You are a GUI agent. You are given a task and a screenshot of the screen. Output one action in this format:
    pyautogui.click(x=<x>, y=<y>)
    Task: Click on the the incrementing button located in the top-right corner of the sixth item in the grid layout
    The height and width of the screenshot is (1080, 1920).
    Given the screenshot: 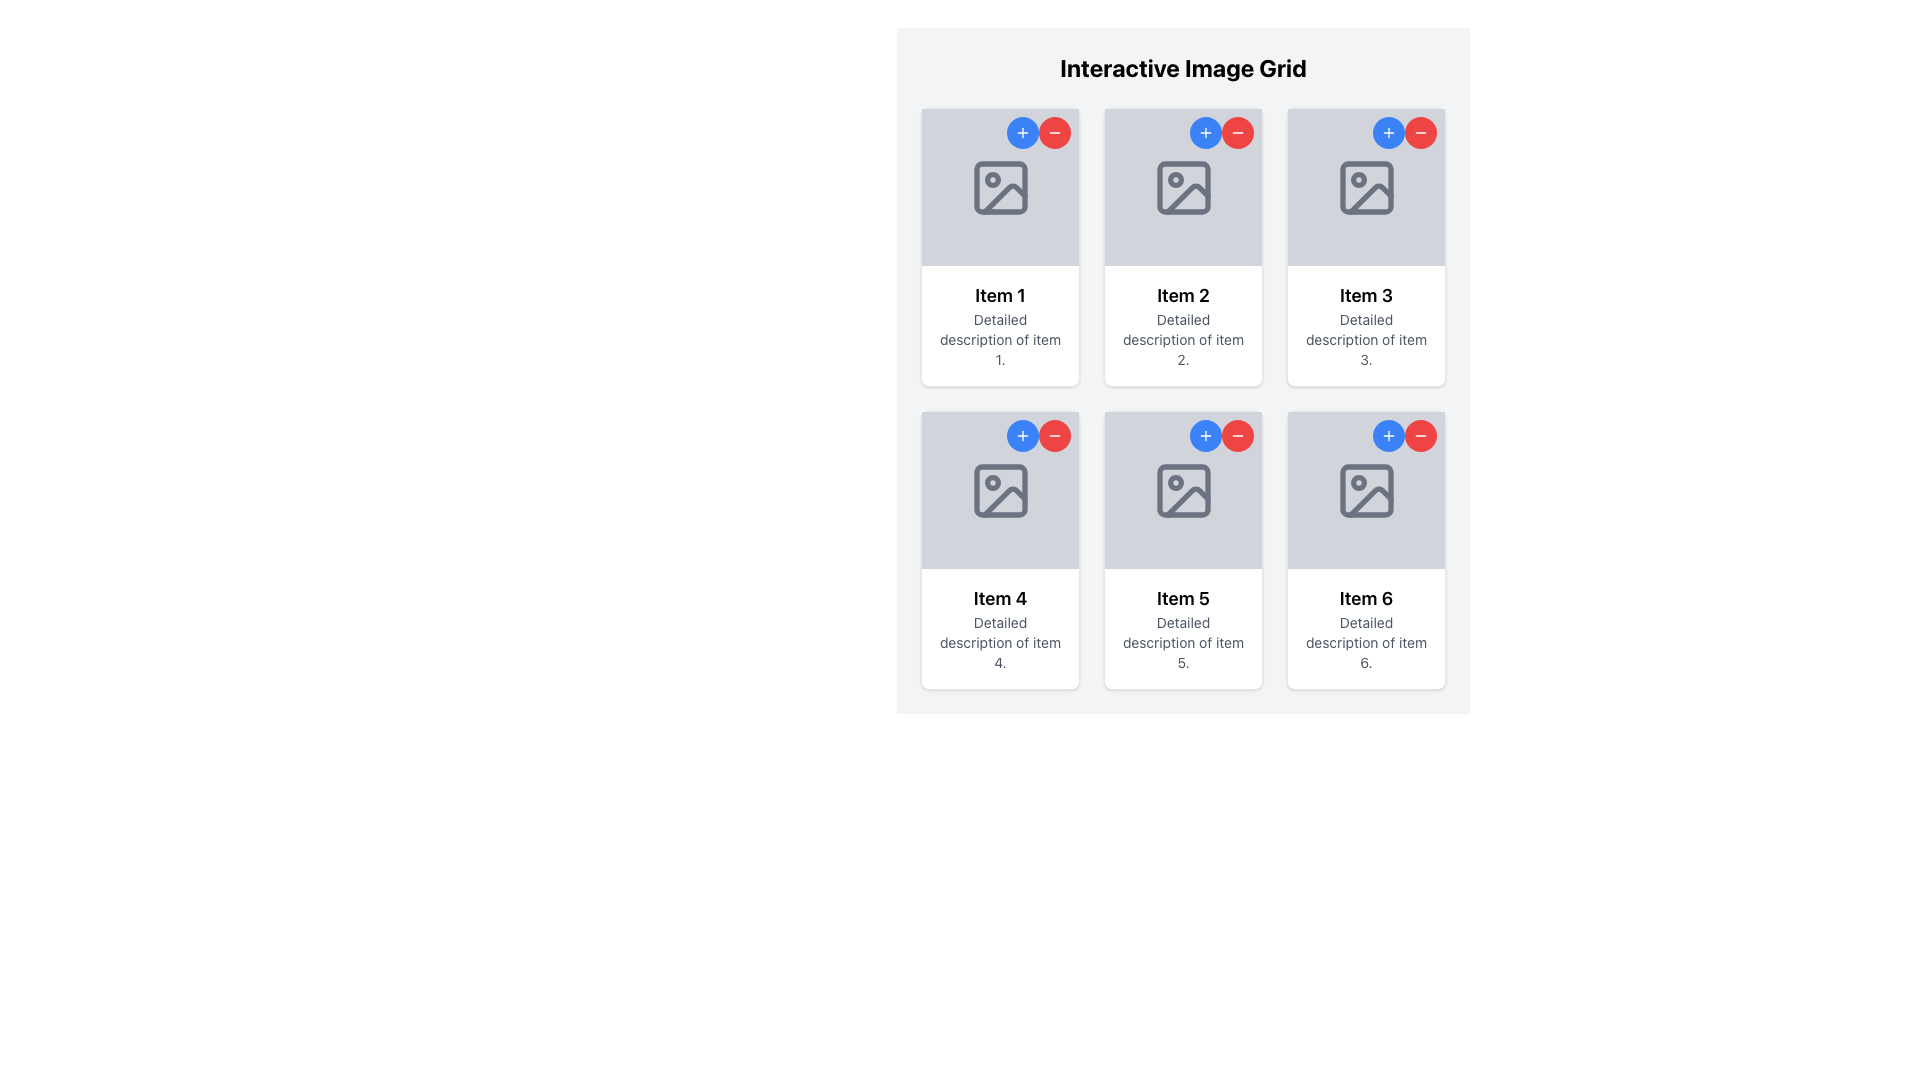 What is the action you would take?
    pyautogui.click(x=1387, y=434)
    